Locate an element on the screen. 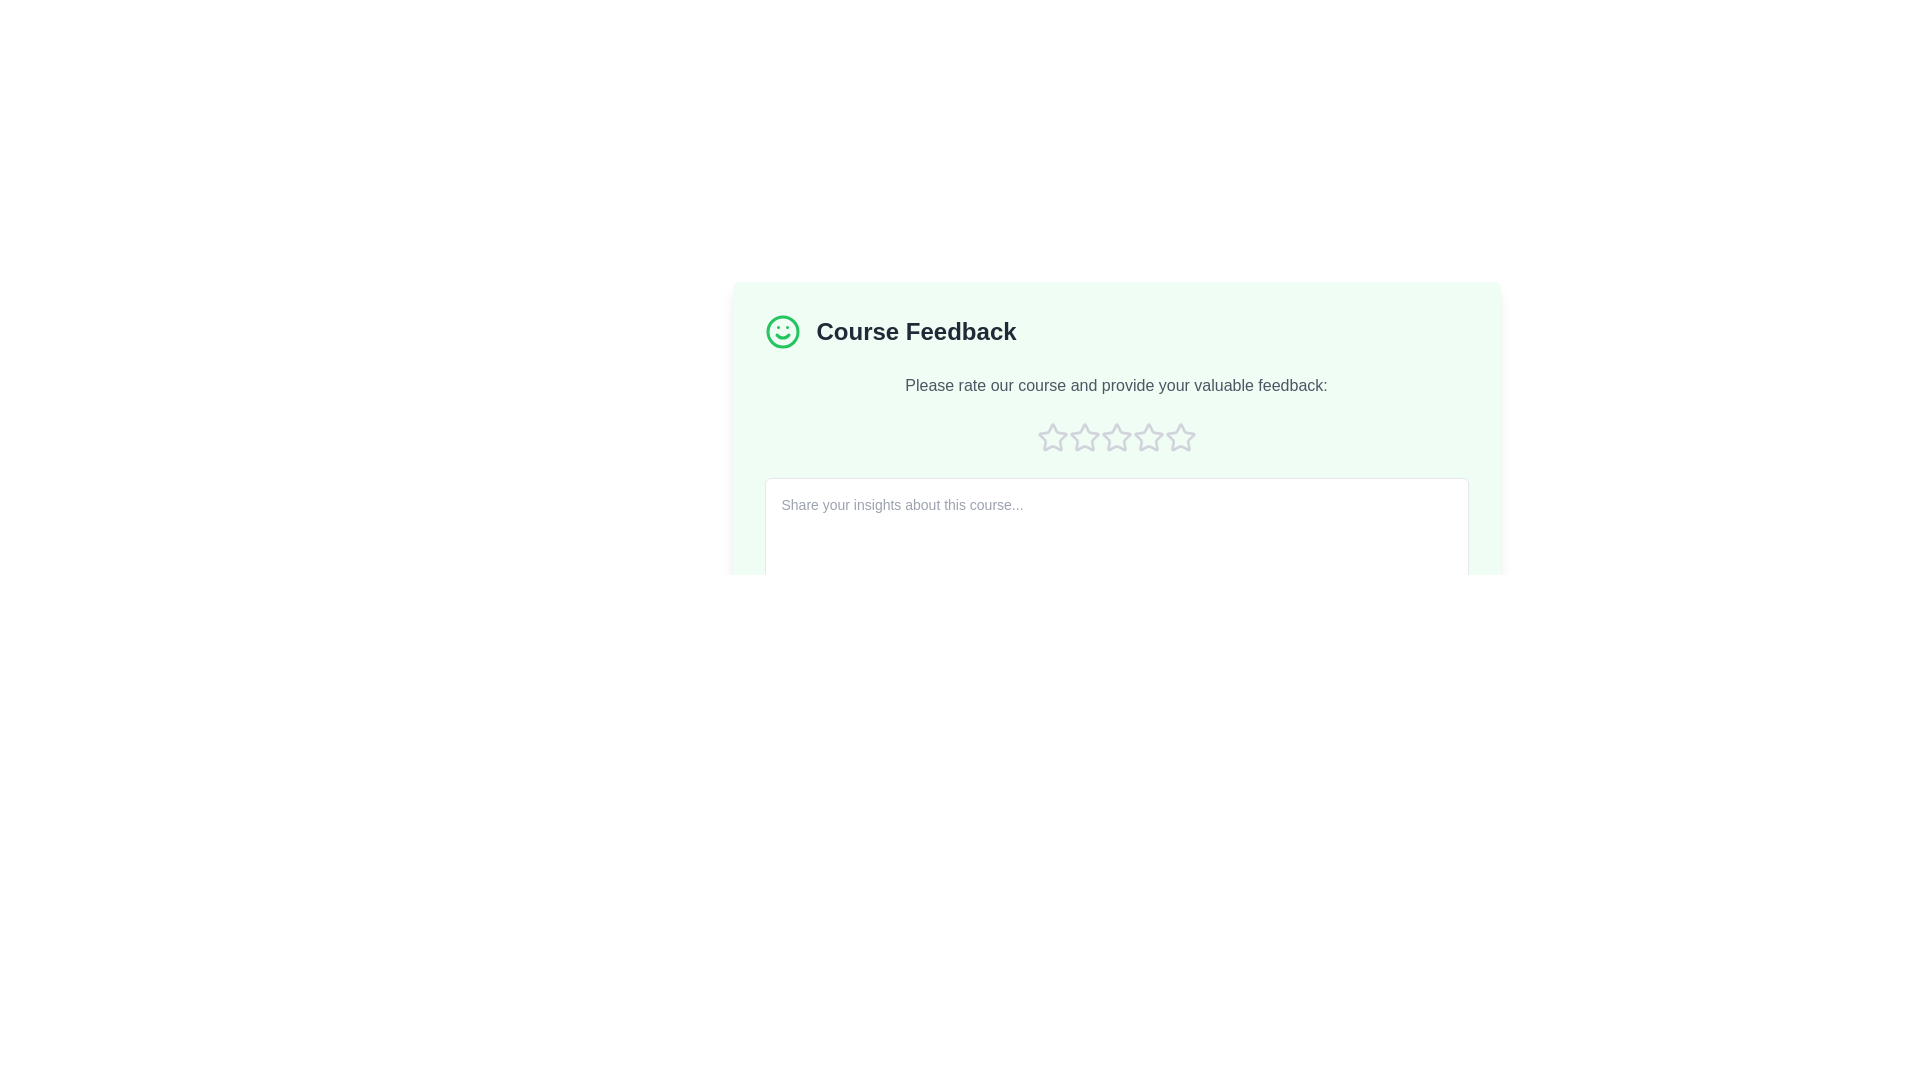 Image resolution: width=1920 pixels, height=1080 pixels. the third star icon in the rating control is located at coordinates (1148, 436).